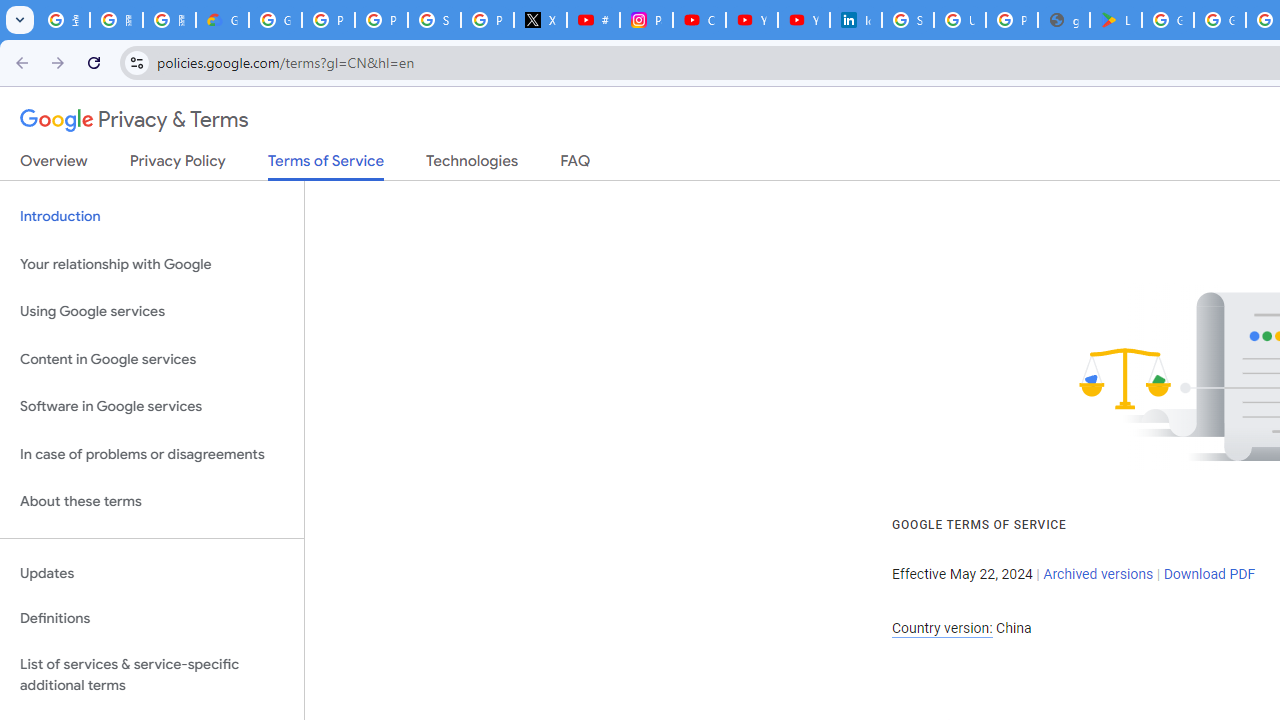 Image resolution: width=1280 pixels, height=720 pixels. Describe the element at coordinates (1115, 20) in the screenshot. I see `'Last Shelter: Survival - Apps on Google Play'` at that location.